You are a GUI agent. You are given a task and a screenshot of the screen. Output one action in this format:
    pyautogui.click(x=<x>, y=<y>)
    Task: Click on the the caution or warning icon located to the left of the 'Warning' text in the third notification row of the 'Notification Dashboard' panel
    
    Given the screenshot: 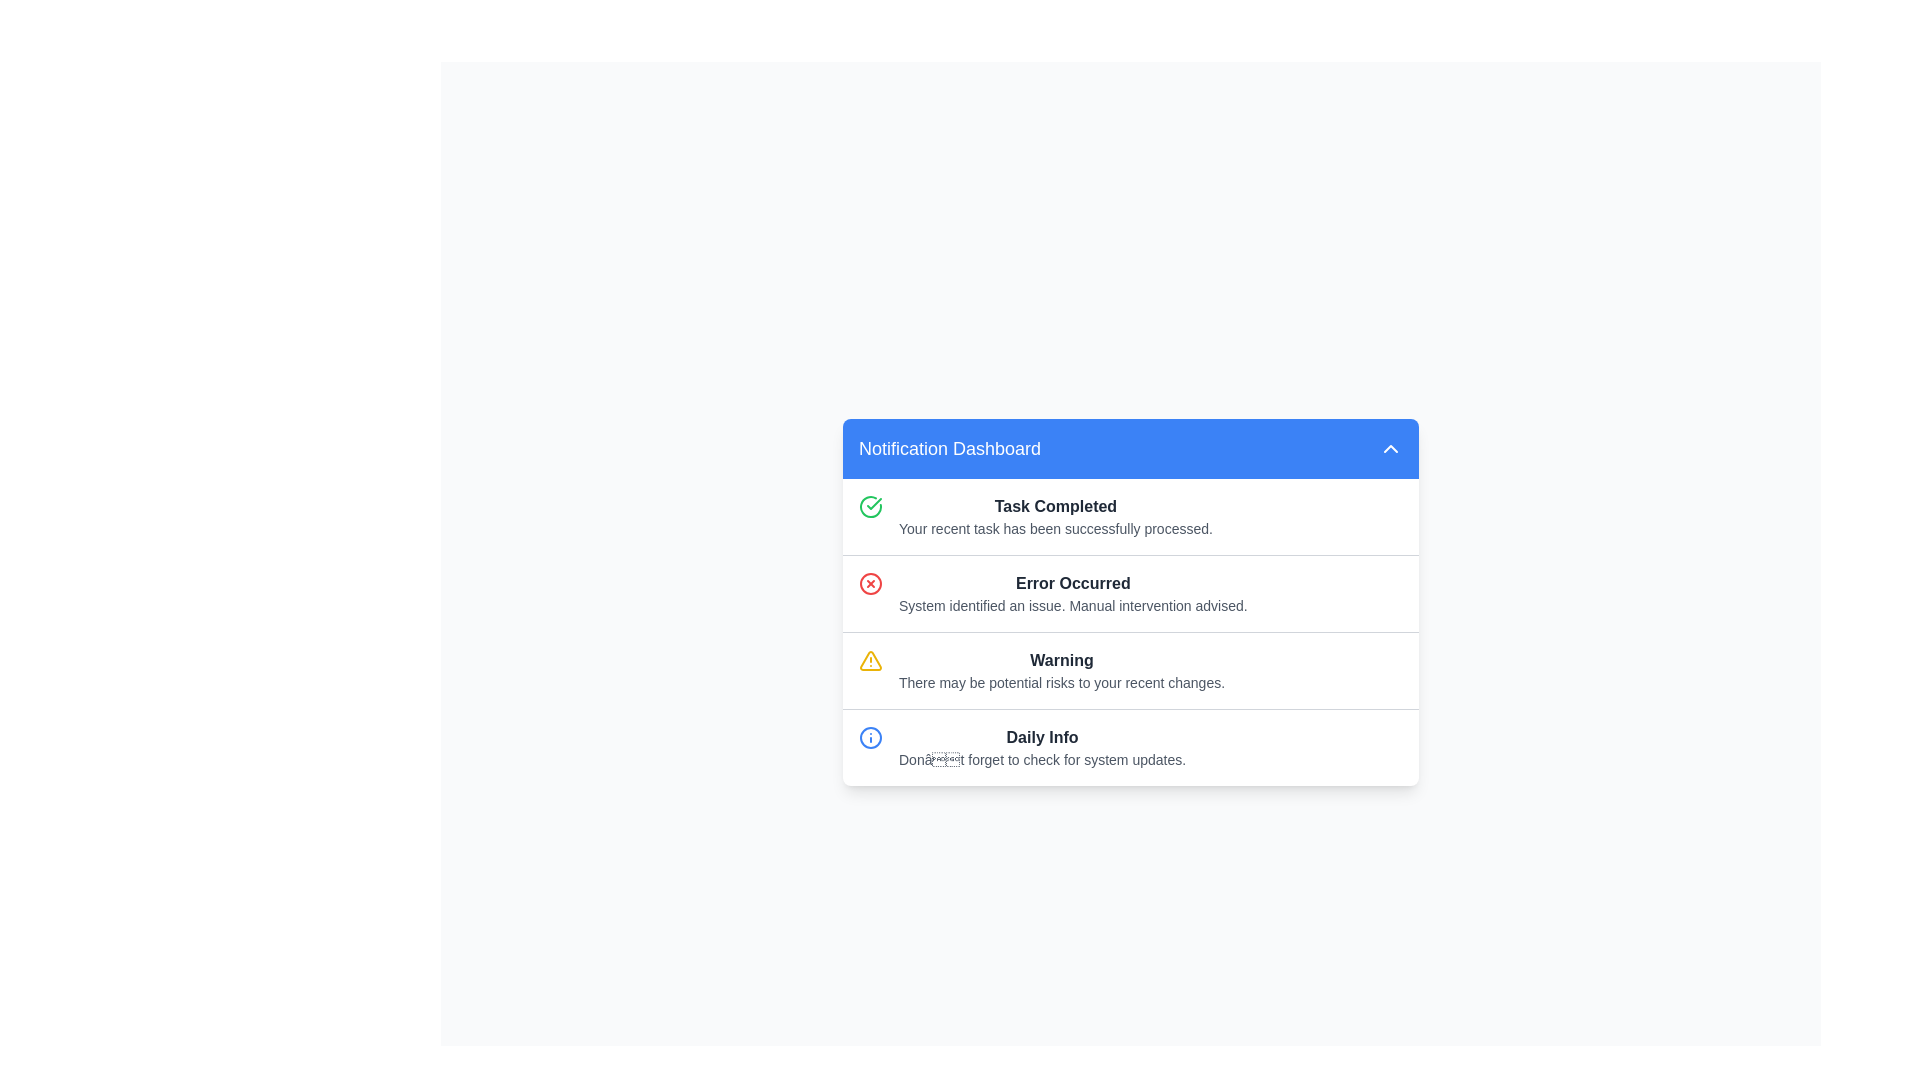 What is the action you would take?
    pyautogui.click(x=870, y=670)
    